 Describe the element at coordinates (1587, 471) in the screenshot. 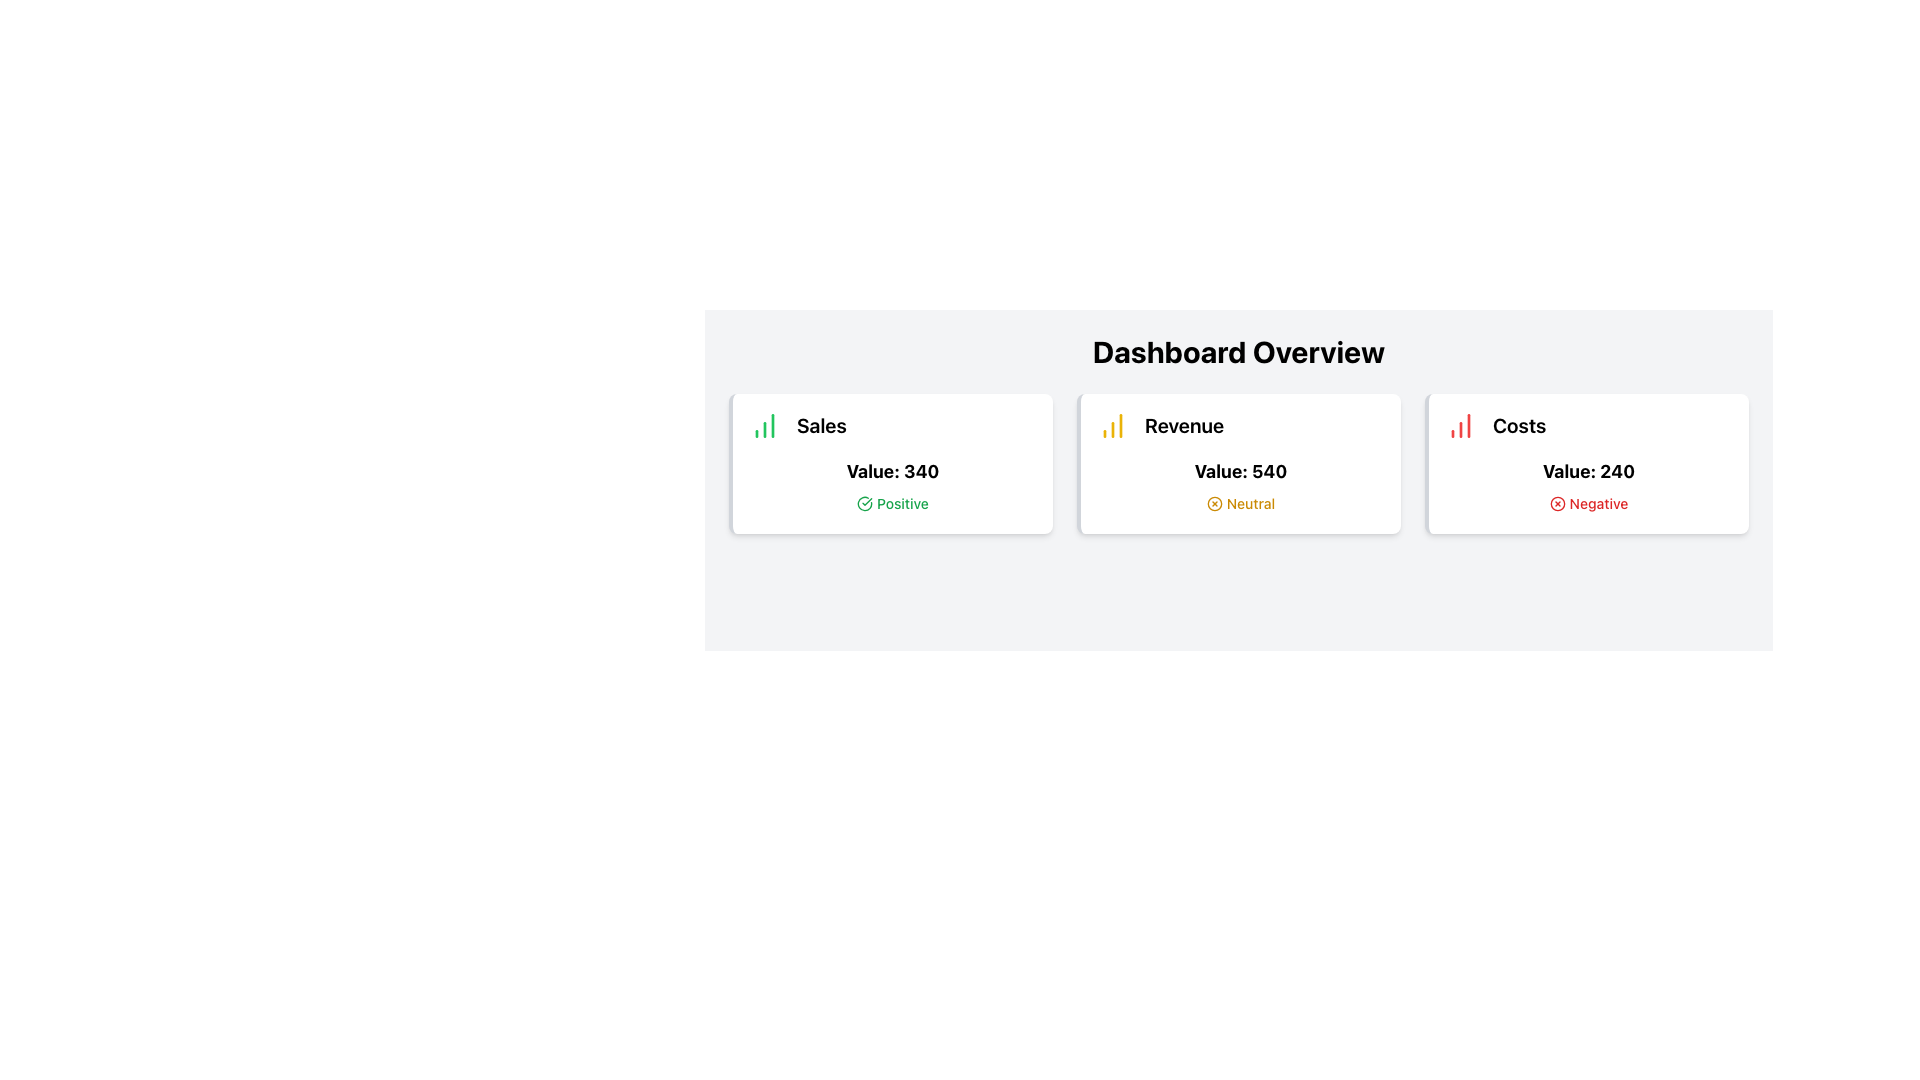

I see `the text label displaying 'Value: 240', which is styled in bold and large font, located within the third panel from the left, directly below the title 'Costs'` at that location.